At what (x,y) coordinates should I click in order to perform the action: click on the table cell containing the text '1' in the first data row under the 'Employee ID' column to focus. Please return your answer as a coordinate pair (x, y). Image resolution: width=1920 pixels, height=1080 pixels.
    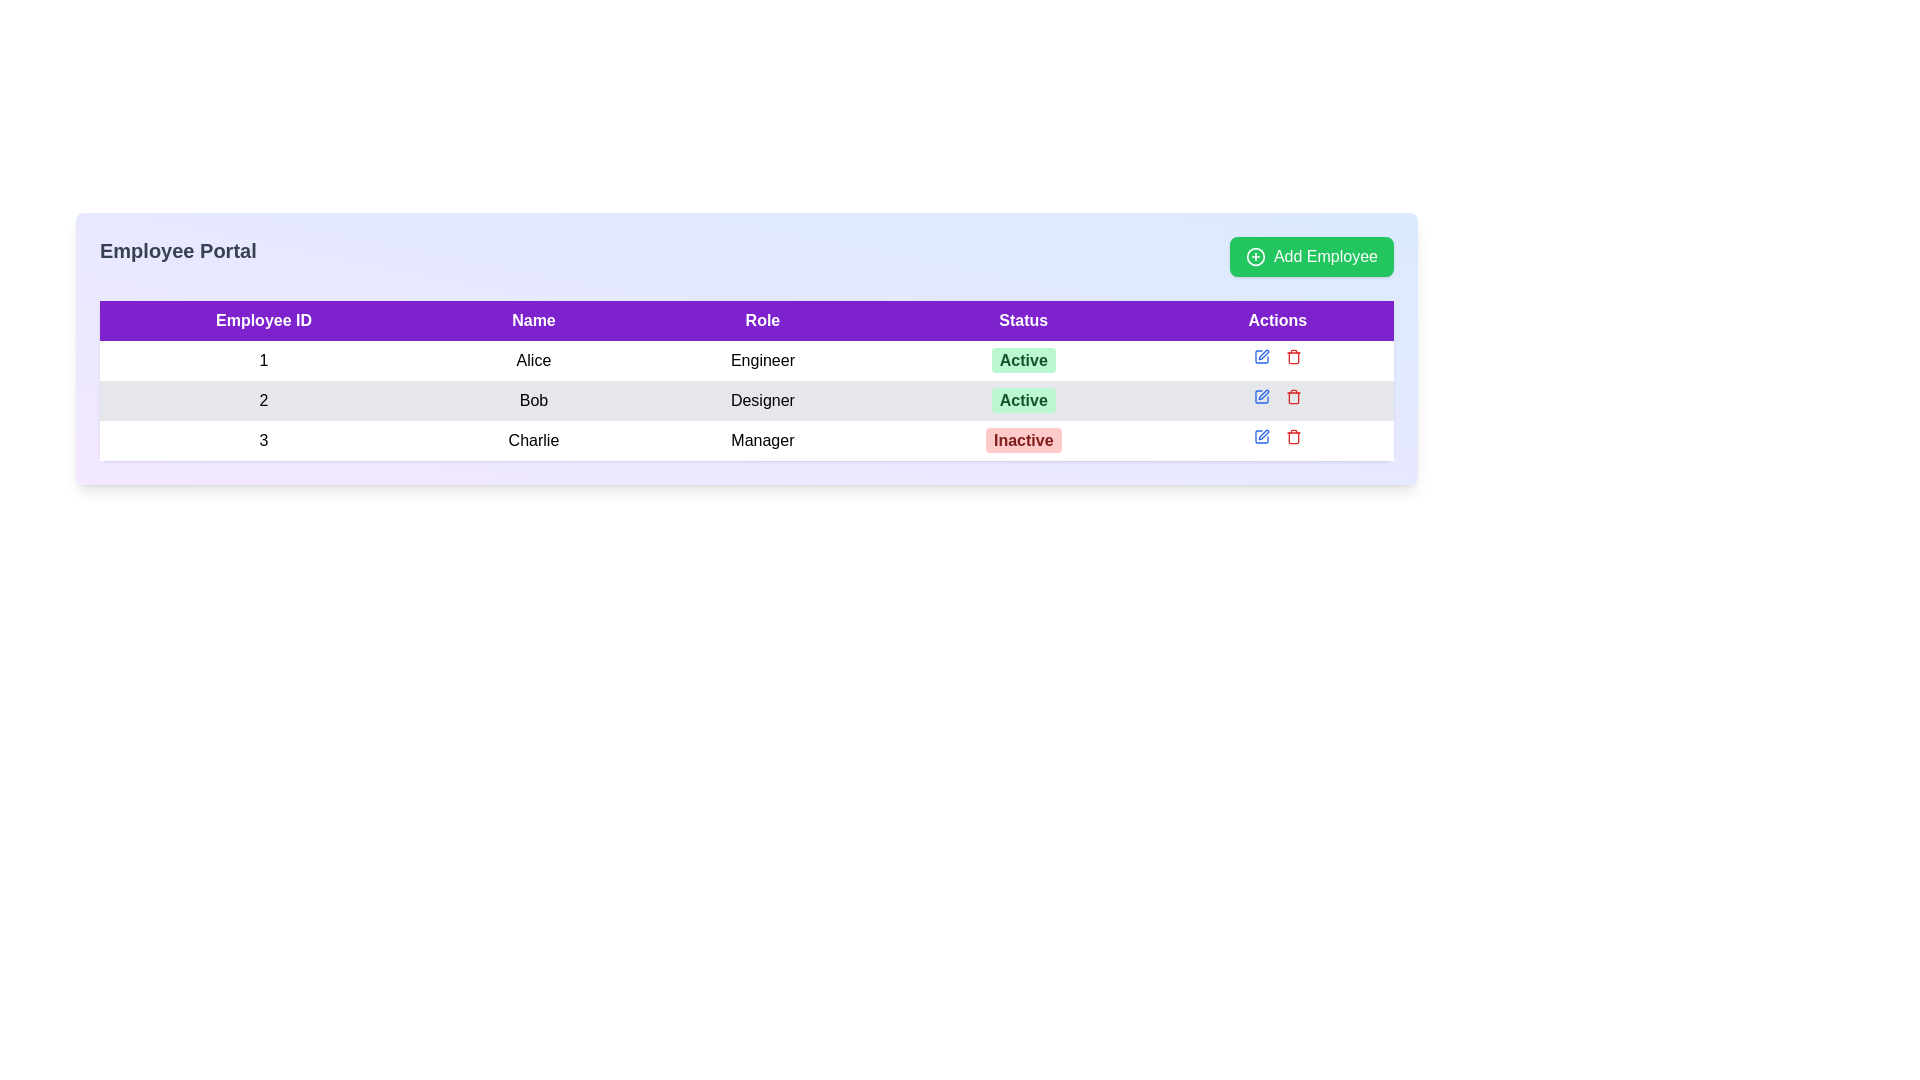
    Looking at the image, I should click on (263, 361).